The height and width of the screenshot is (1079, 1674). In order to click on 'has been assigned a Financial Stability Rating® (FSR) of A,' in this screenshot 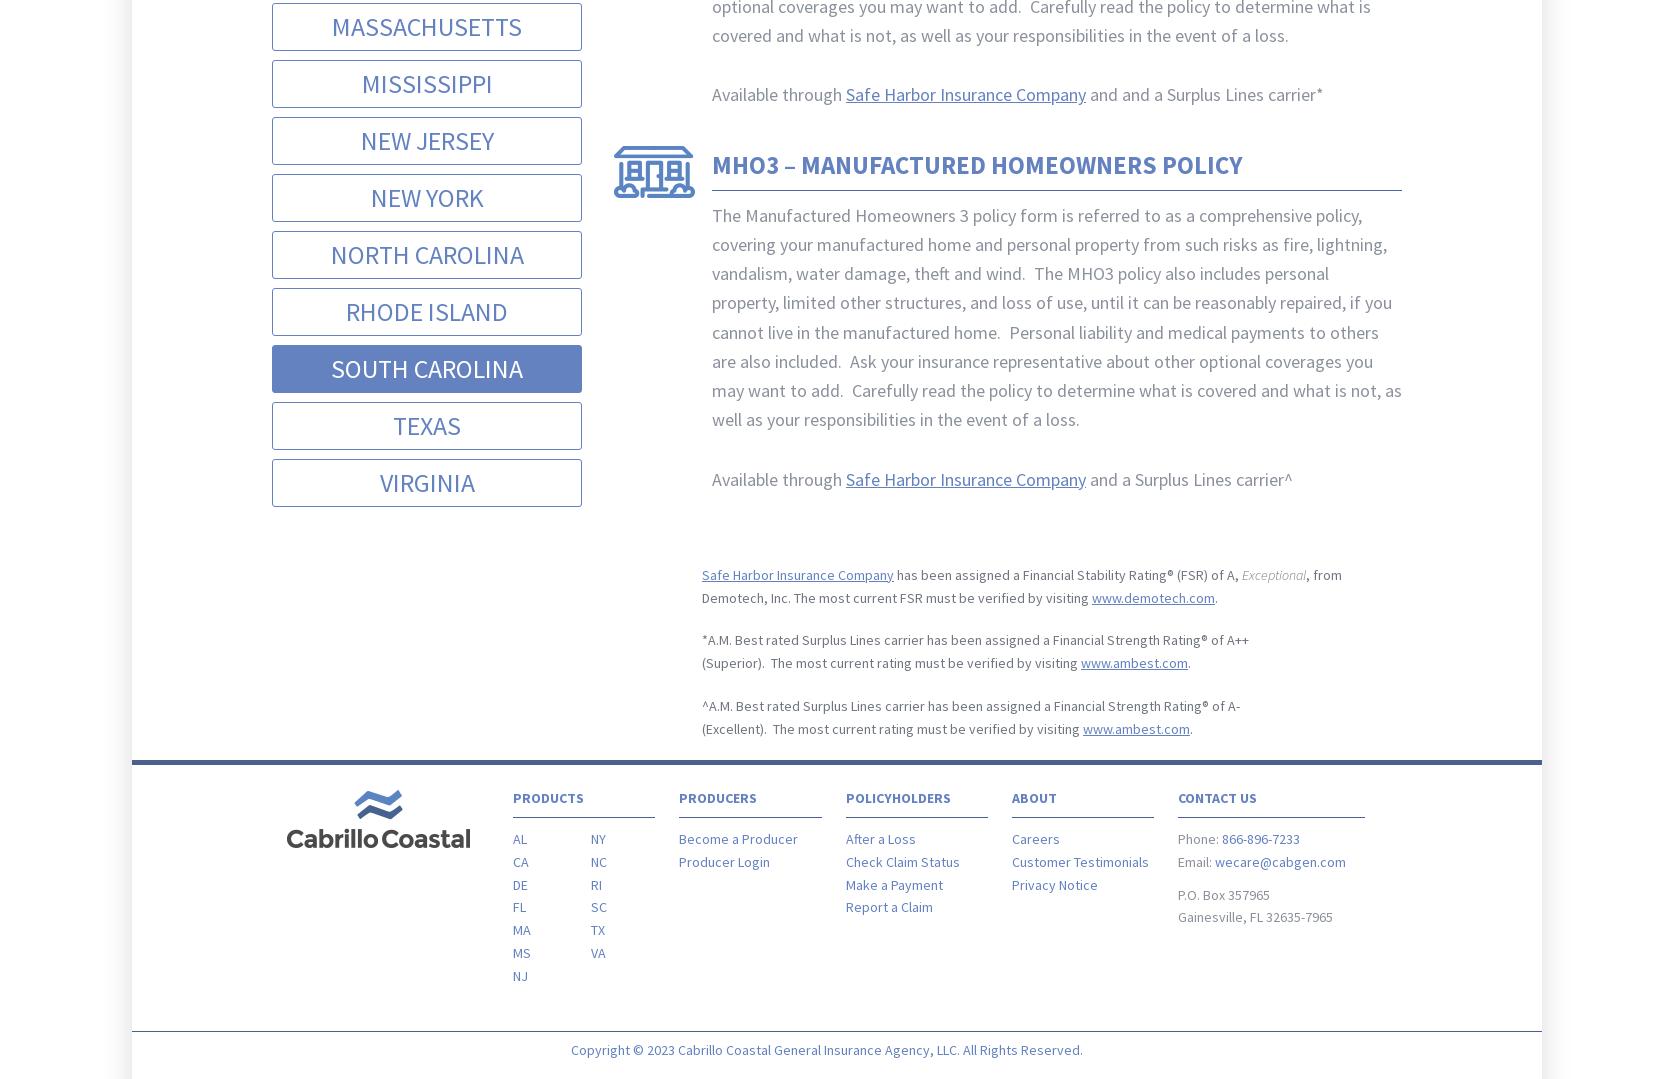, I will do `click(1067, 573)`.